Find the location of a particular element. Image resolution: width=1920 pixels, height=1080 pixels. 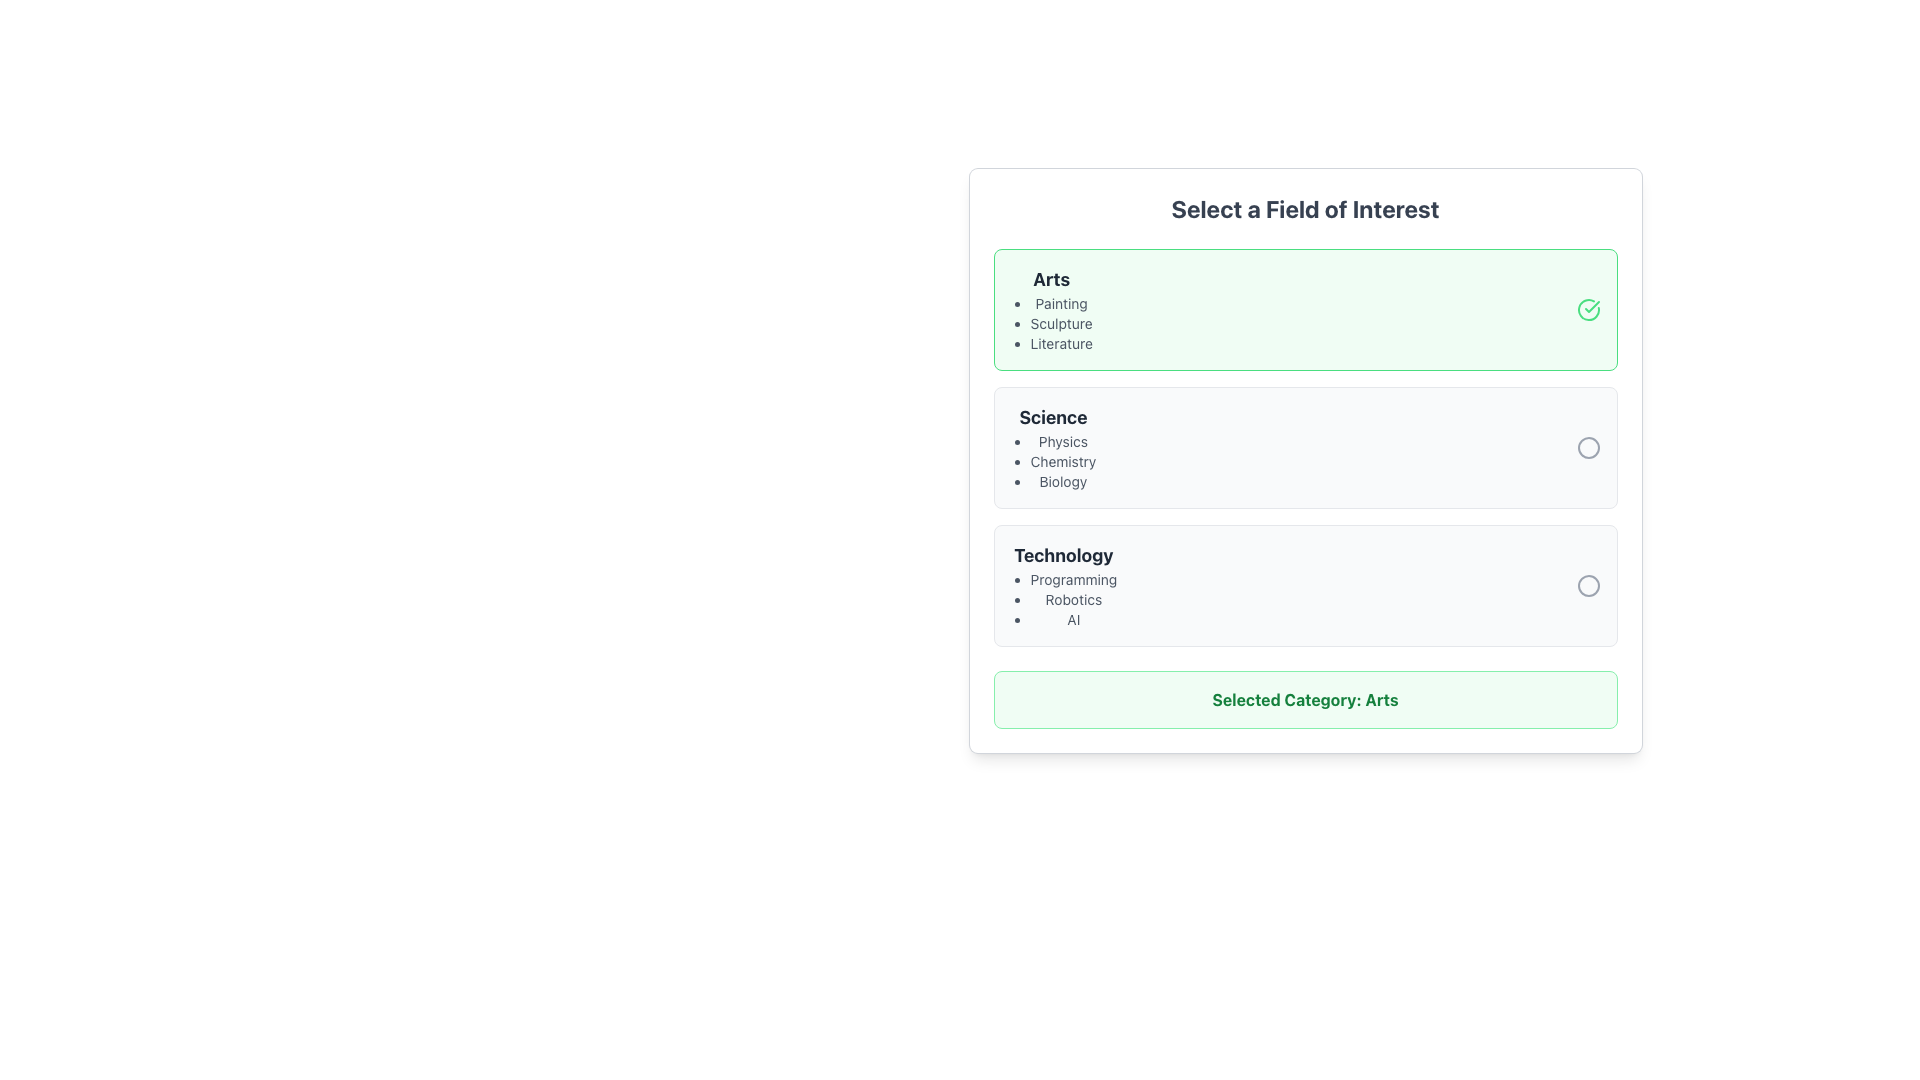

the first item in the 'Science' list, which serves as a label or selectable topic is located at coordinates (1062, 441).